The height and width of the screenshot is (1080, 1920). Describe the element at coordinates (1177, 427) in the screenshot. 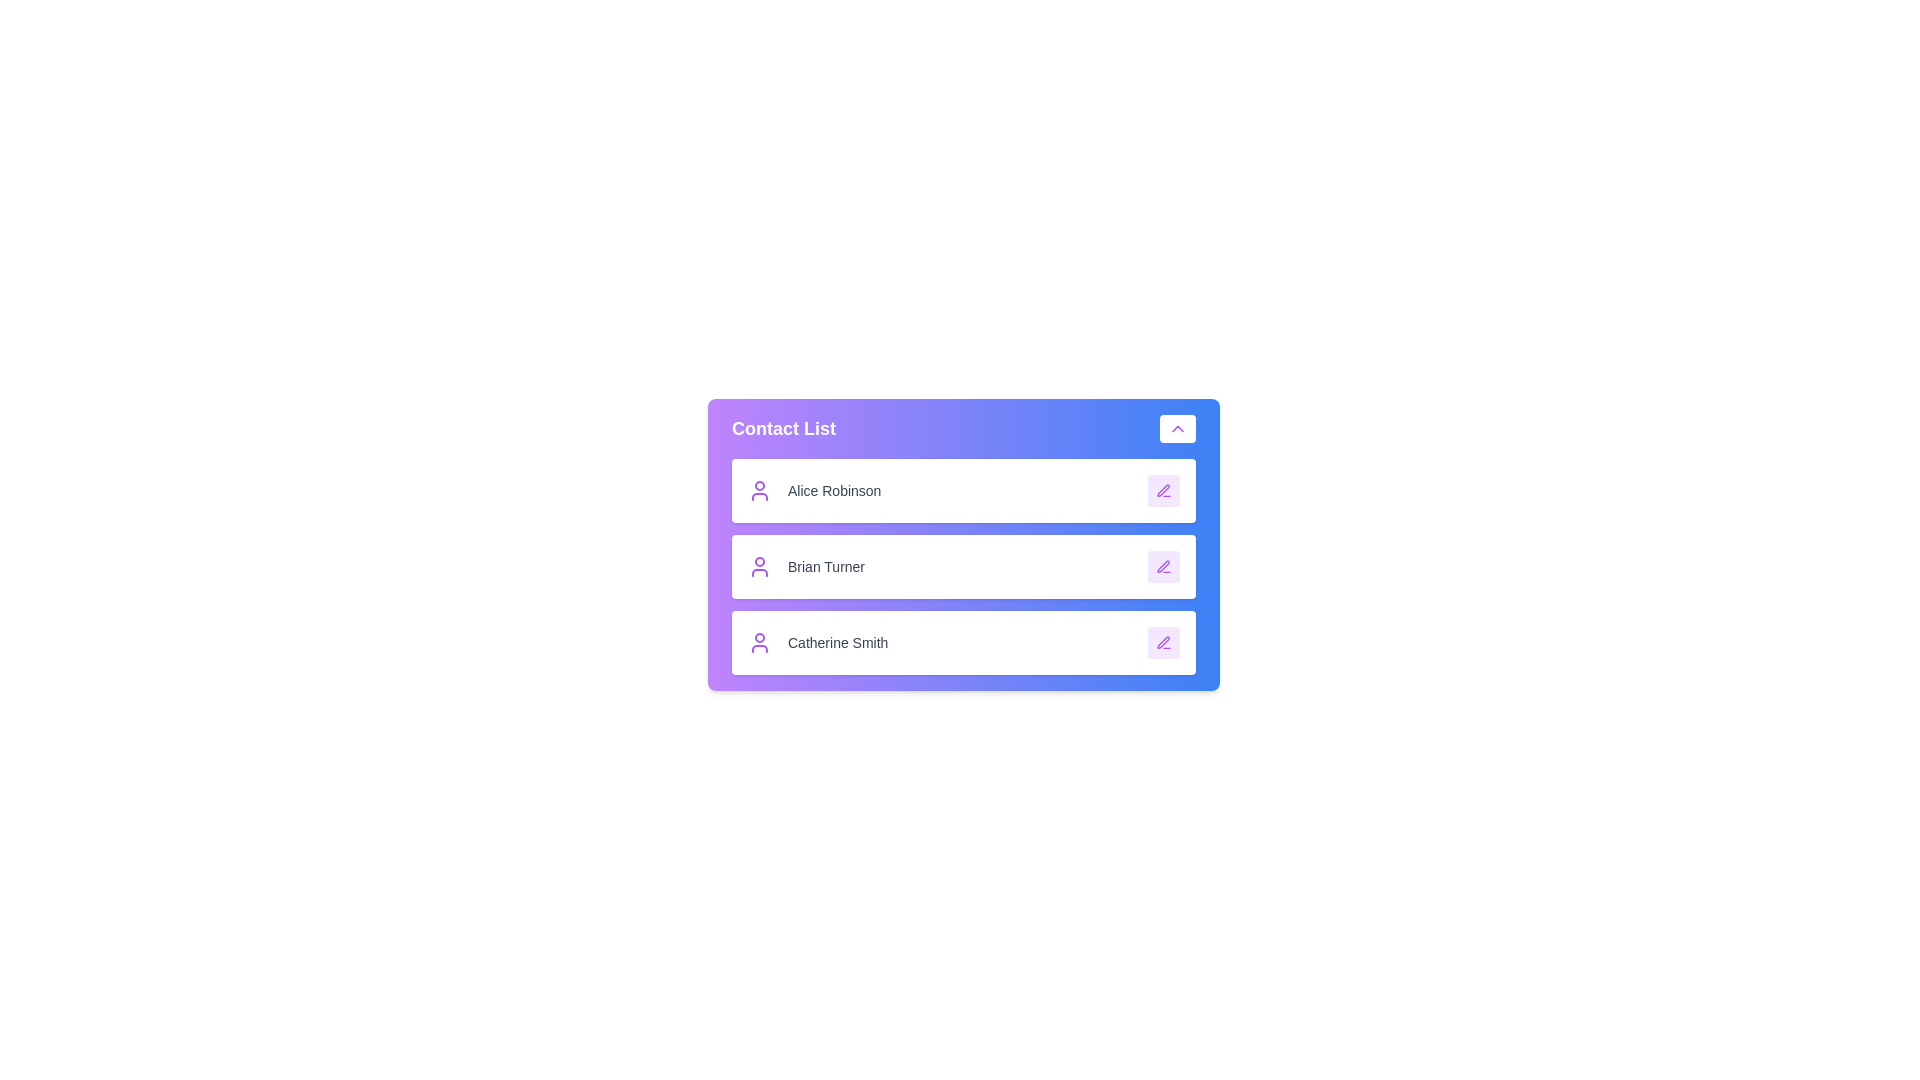

I see `toggle button to toggle the visibility of the contact list` at that location.